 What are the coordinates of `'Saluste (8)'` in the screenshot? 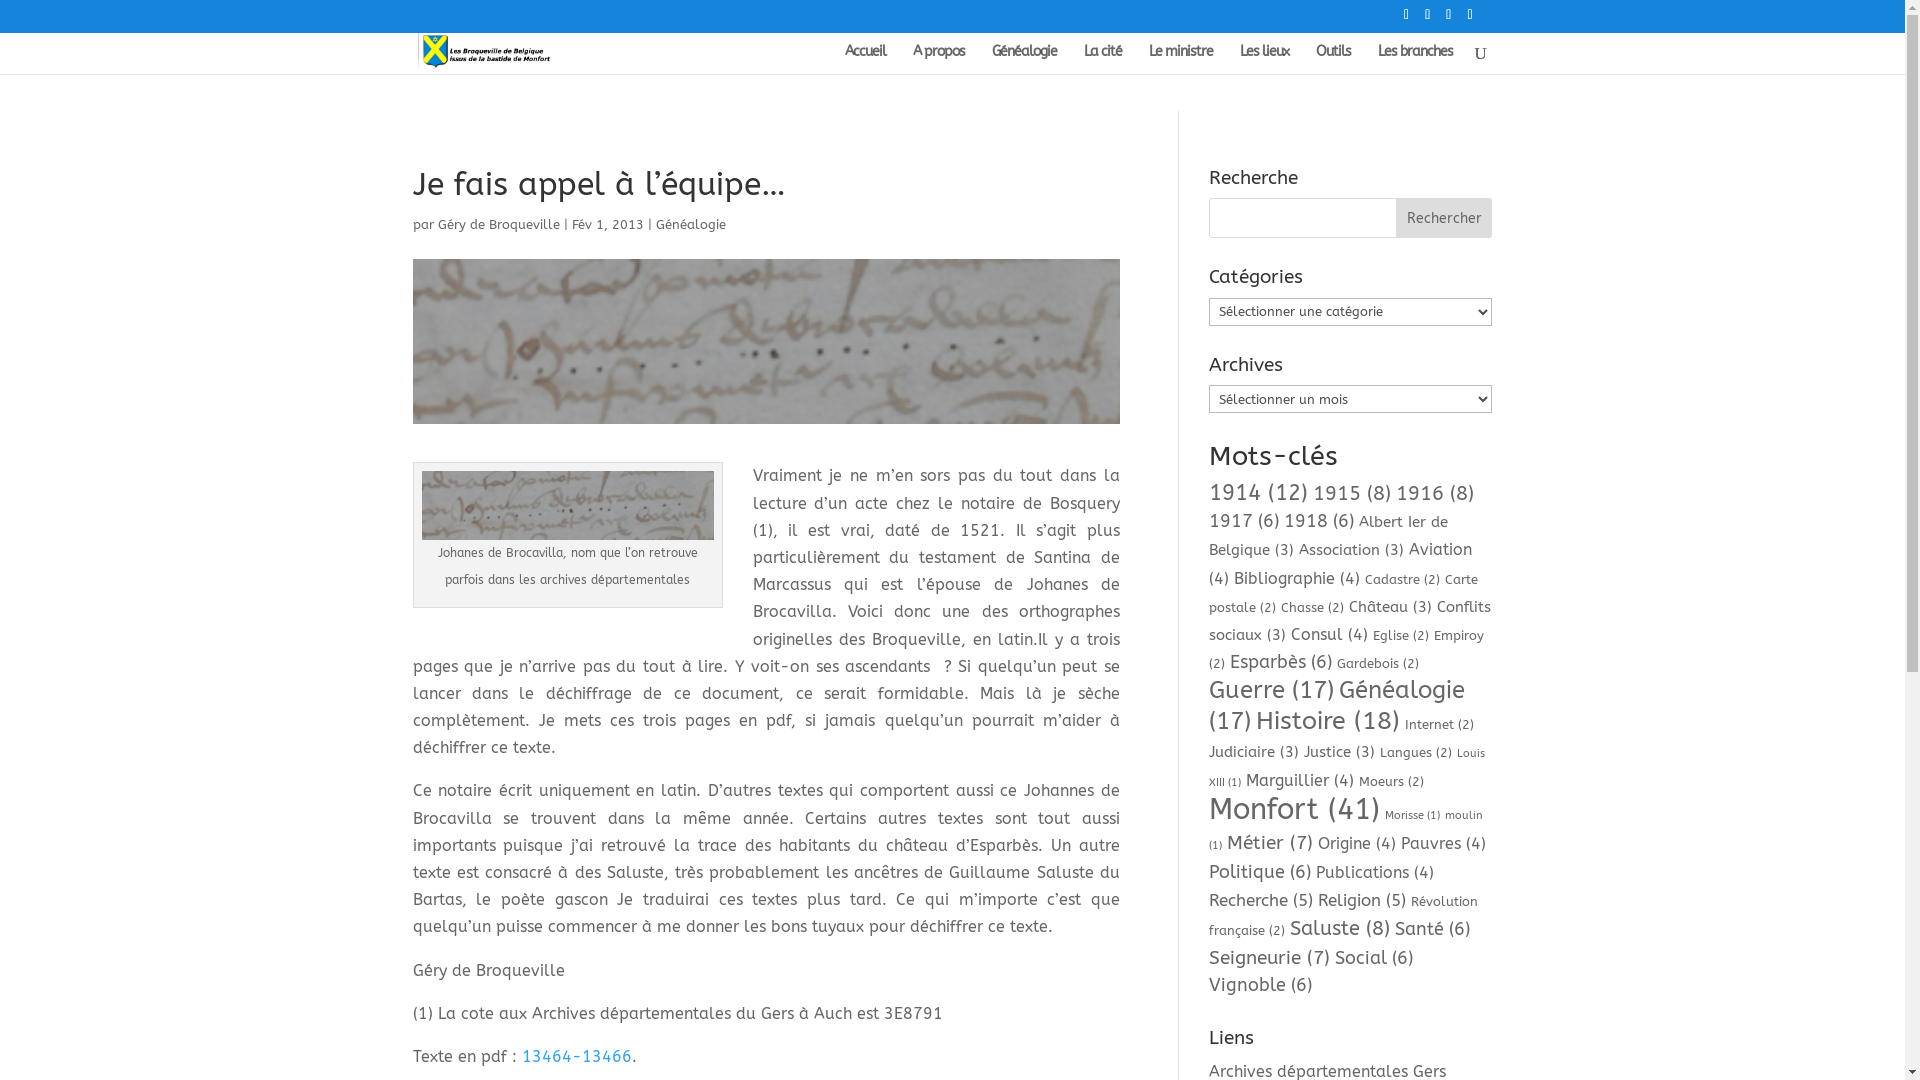 It's located at (1339, 928).